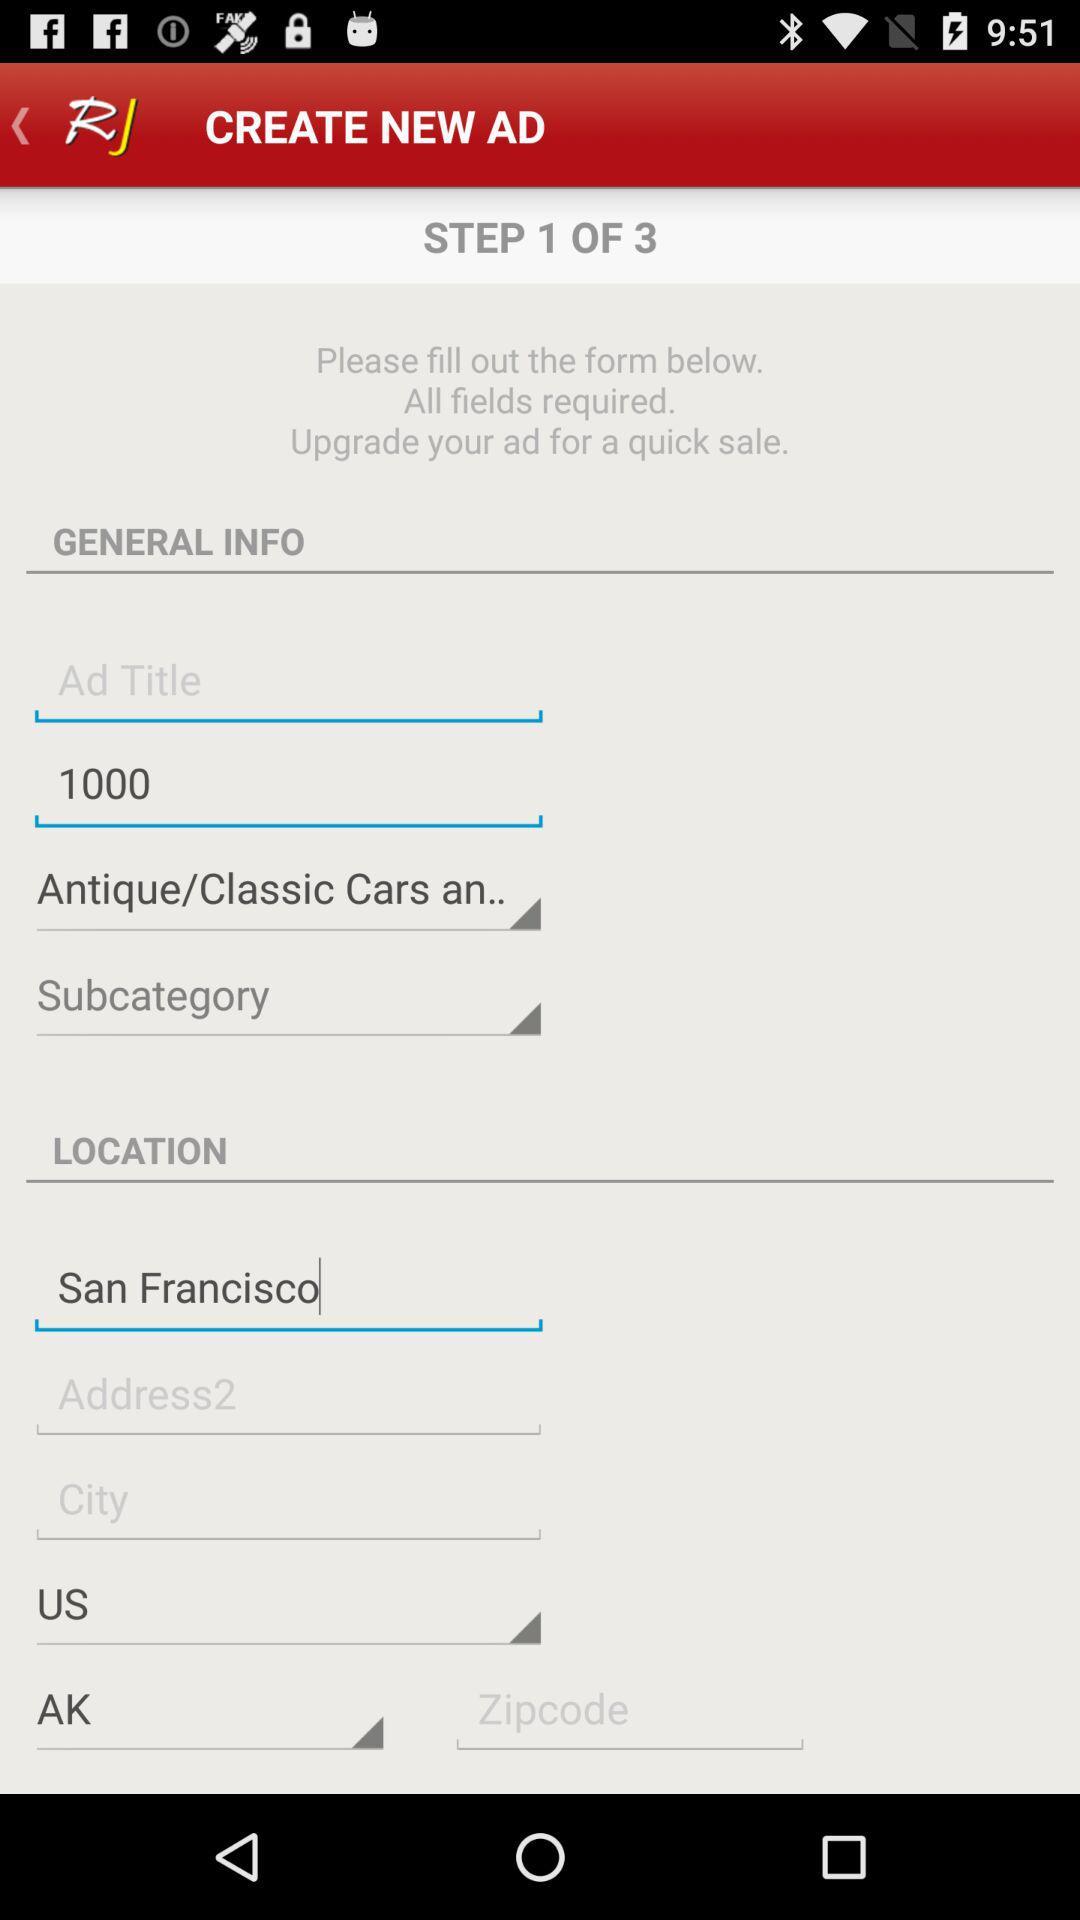 The height and width of the screenshot is (1920, 1080). Describe the element at coordinates (288, 1497) in the screenshot. I see `city name` at that location.